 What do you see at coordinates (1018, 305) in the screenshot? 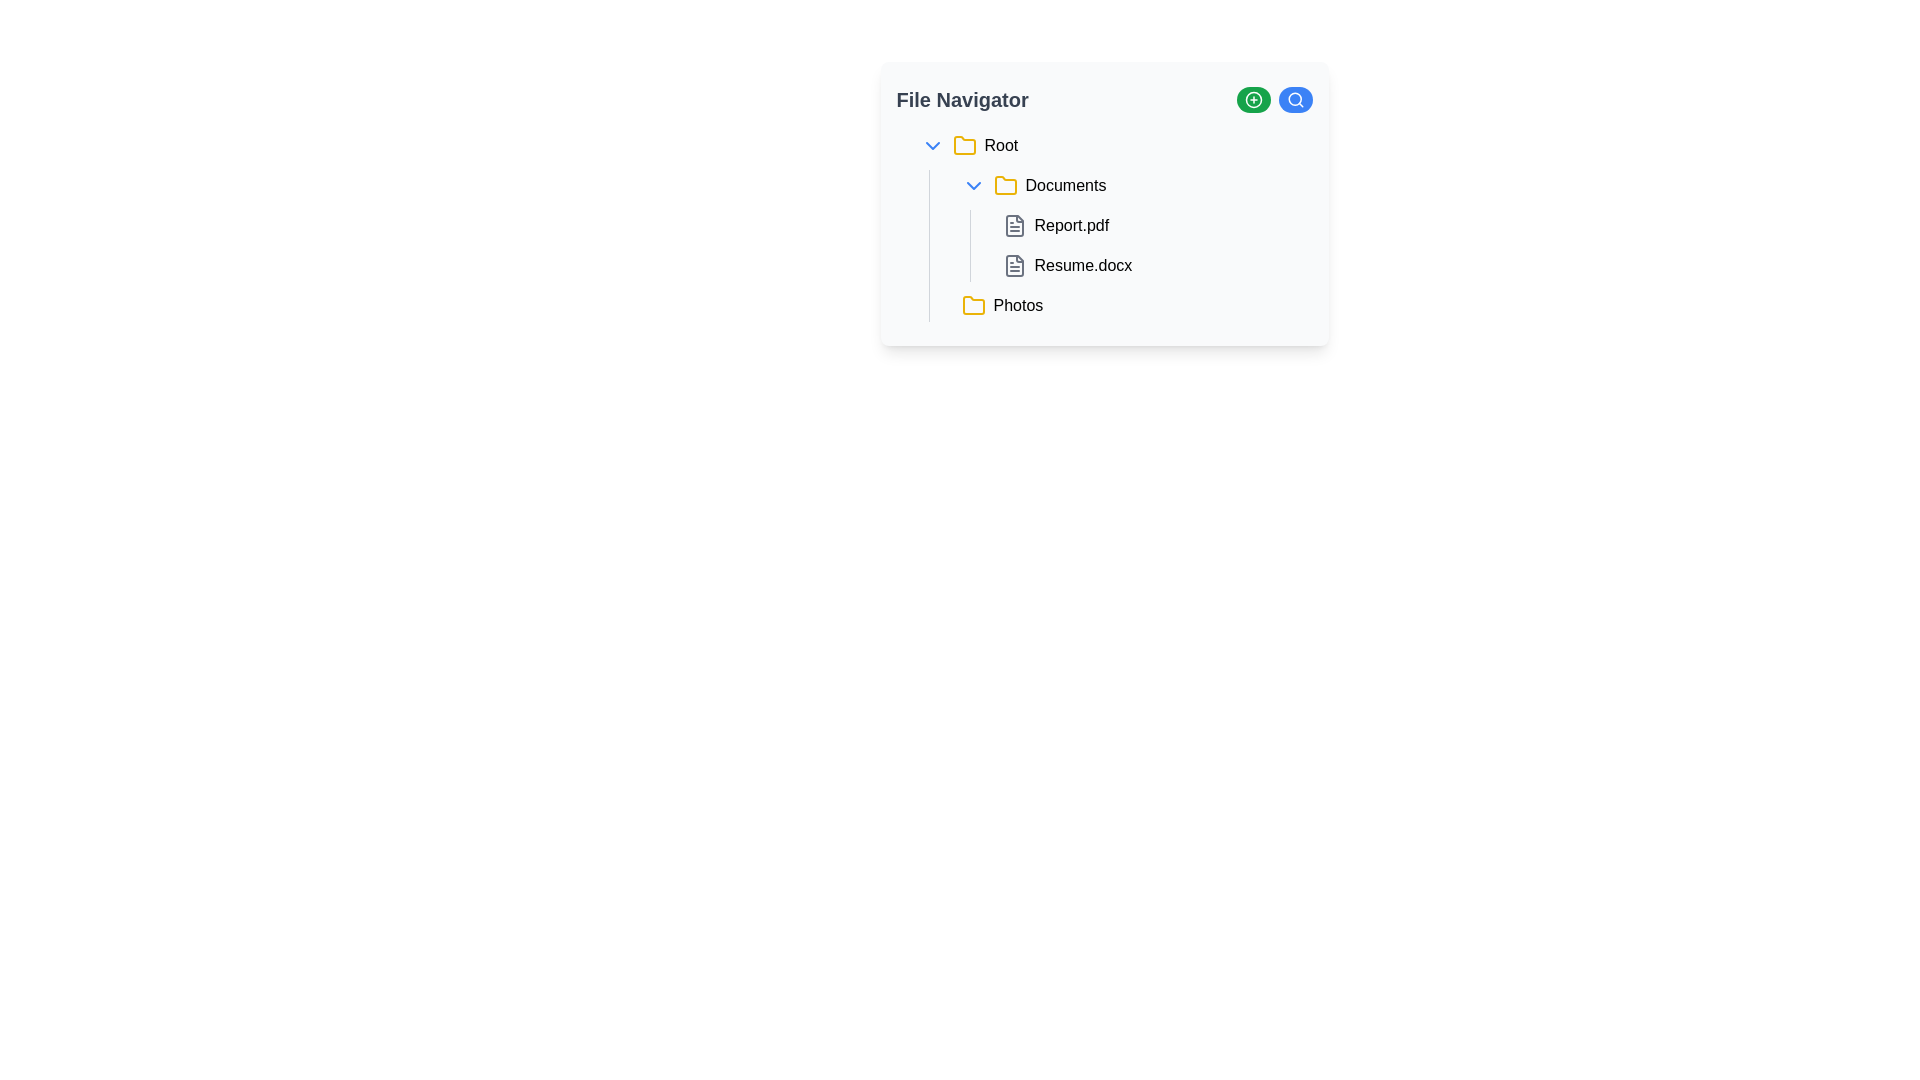
I see `the text label 'Photos' located in the bottom right corner of the 'File Navigator' menu` at bounding box center [1018, 305].